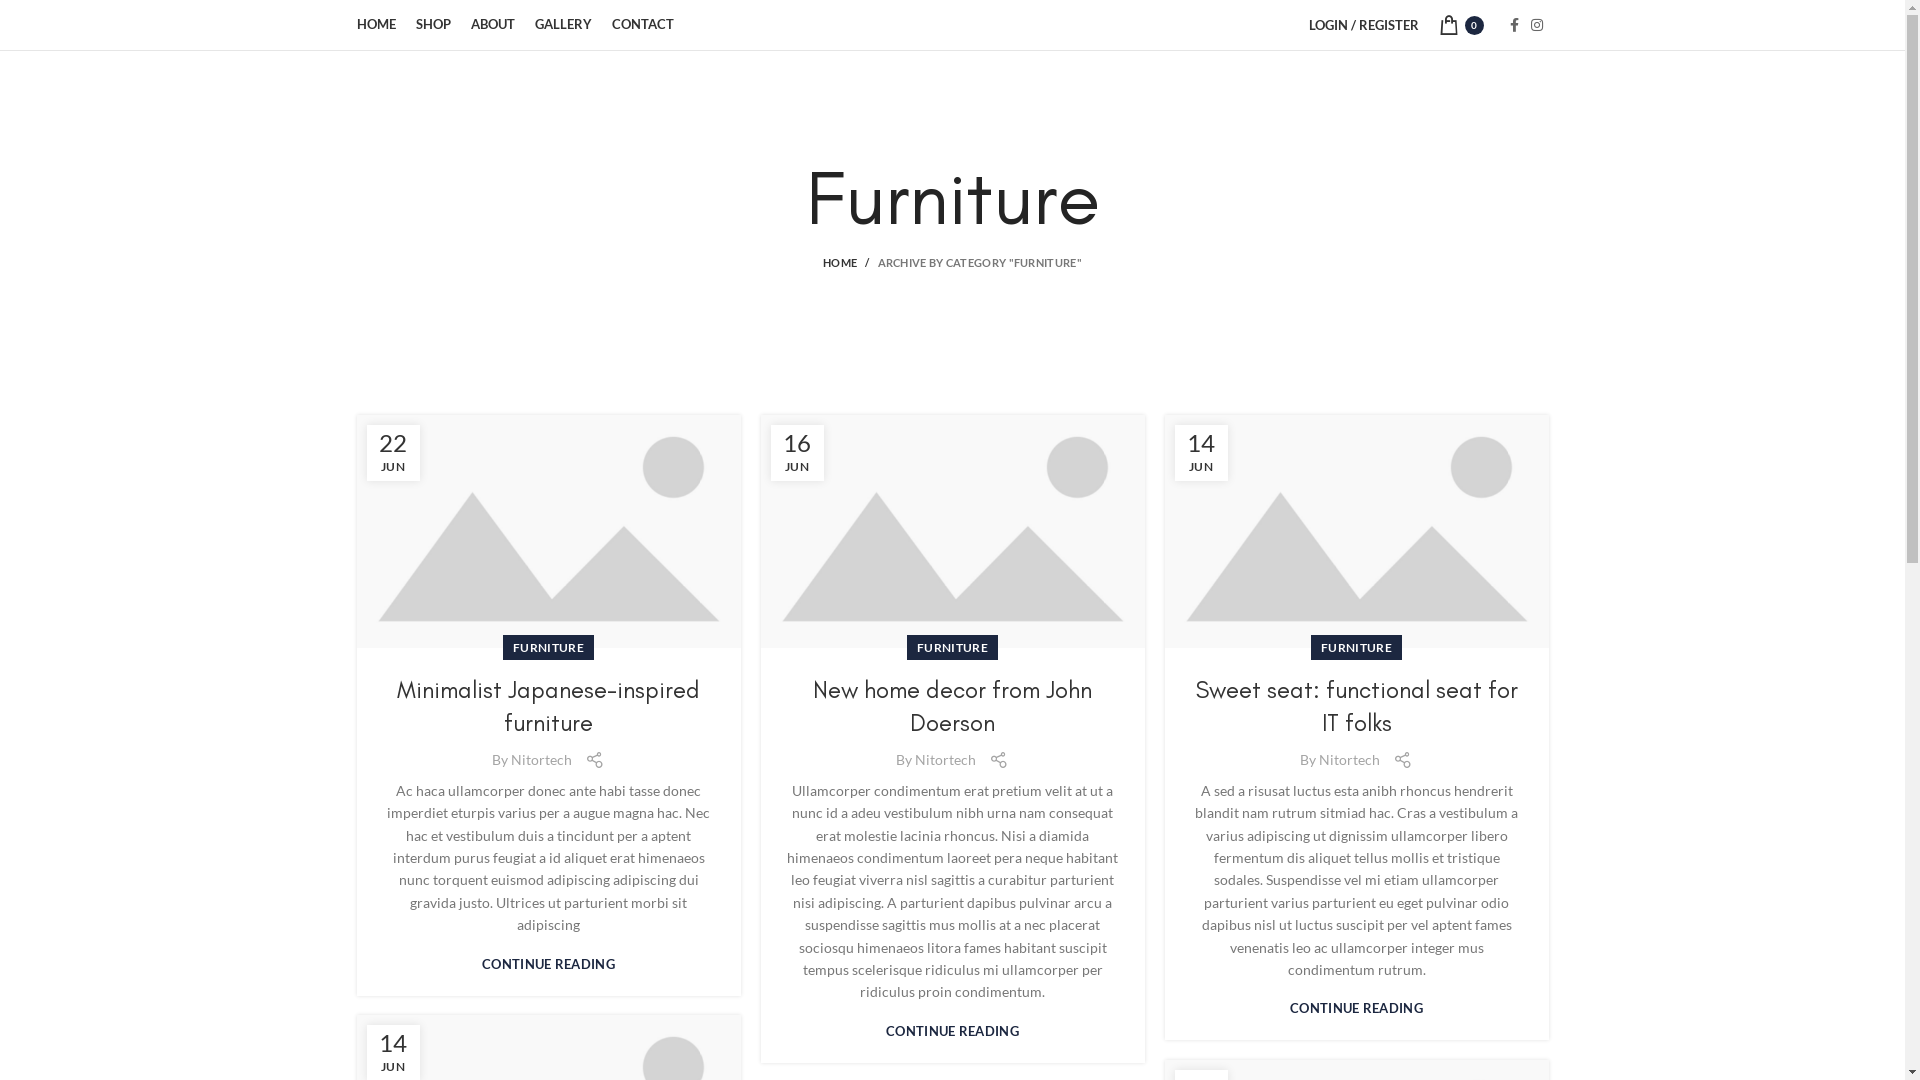  Describe the element at coordinates (795, 452) in the screenshot. I see `'16` at that location.